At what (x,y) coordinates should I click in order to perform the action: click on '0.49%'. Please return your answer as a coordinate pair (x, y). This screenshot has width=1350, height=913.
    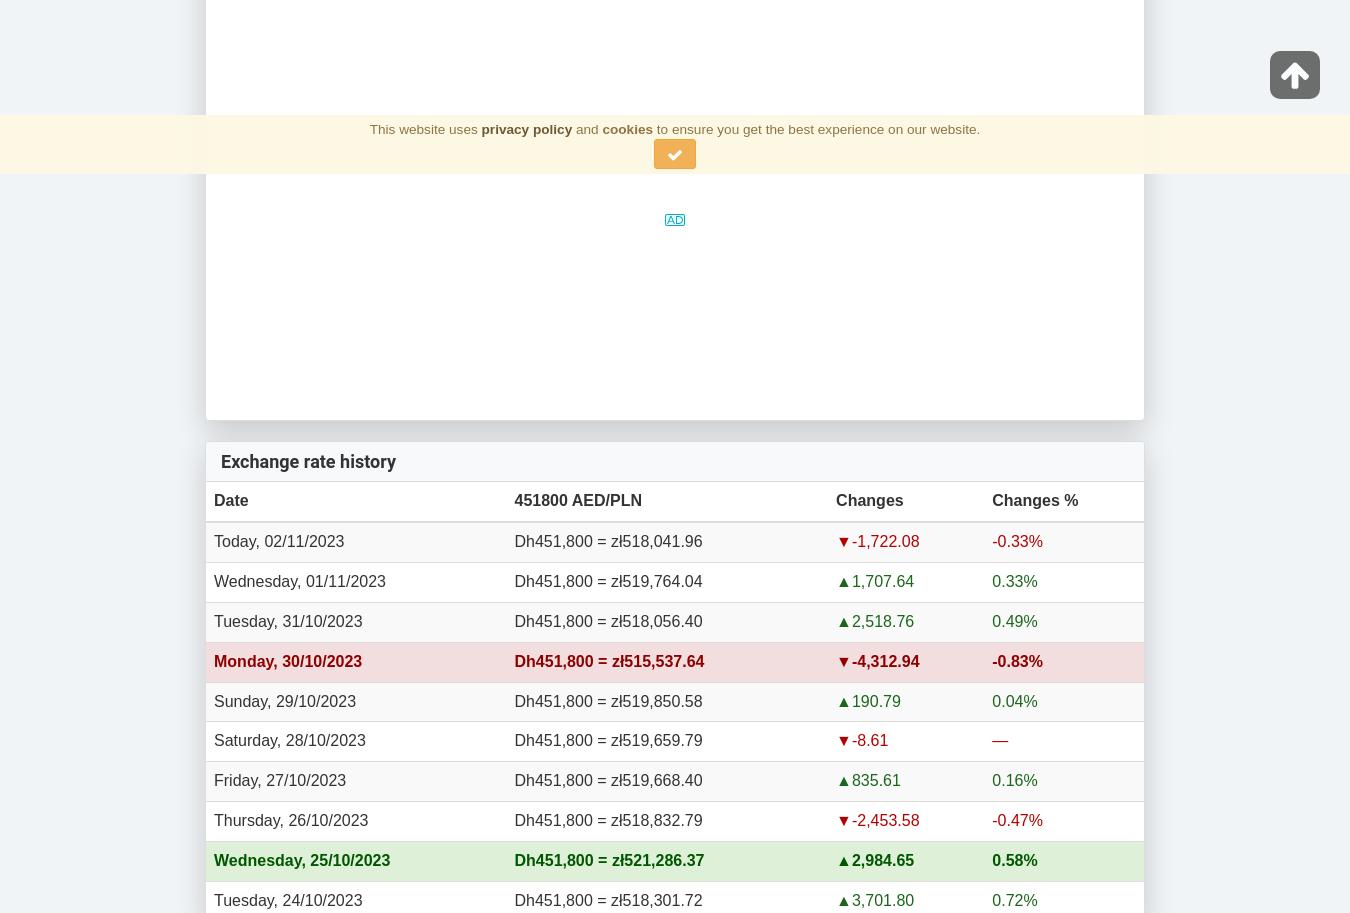
    Looking at the image, I should click on (1014, 620).